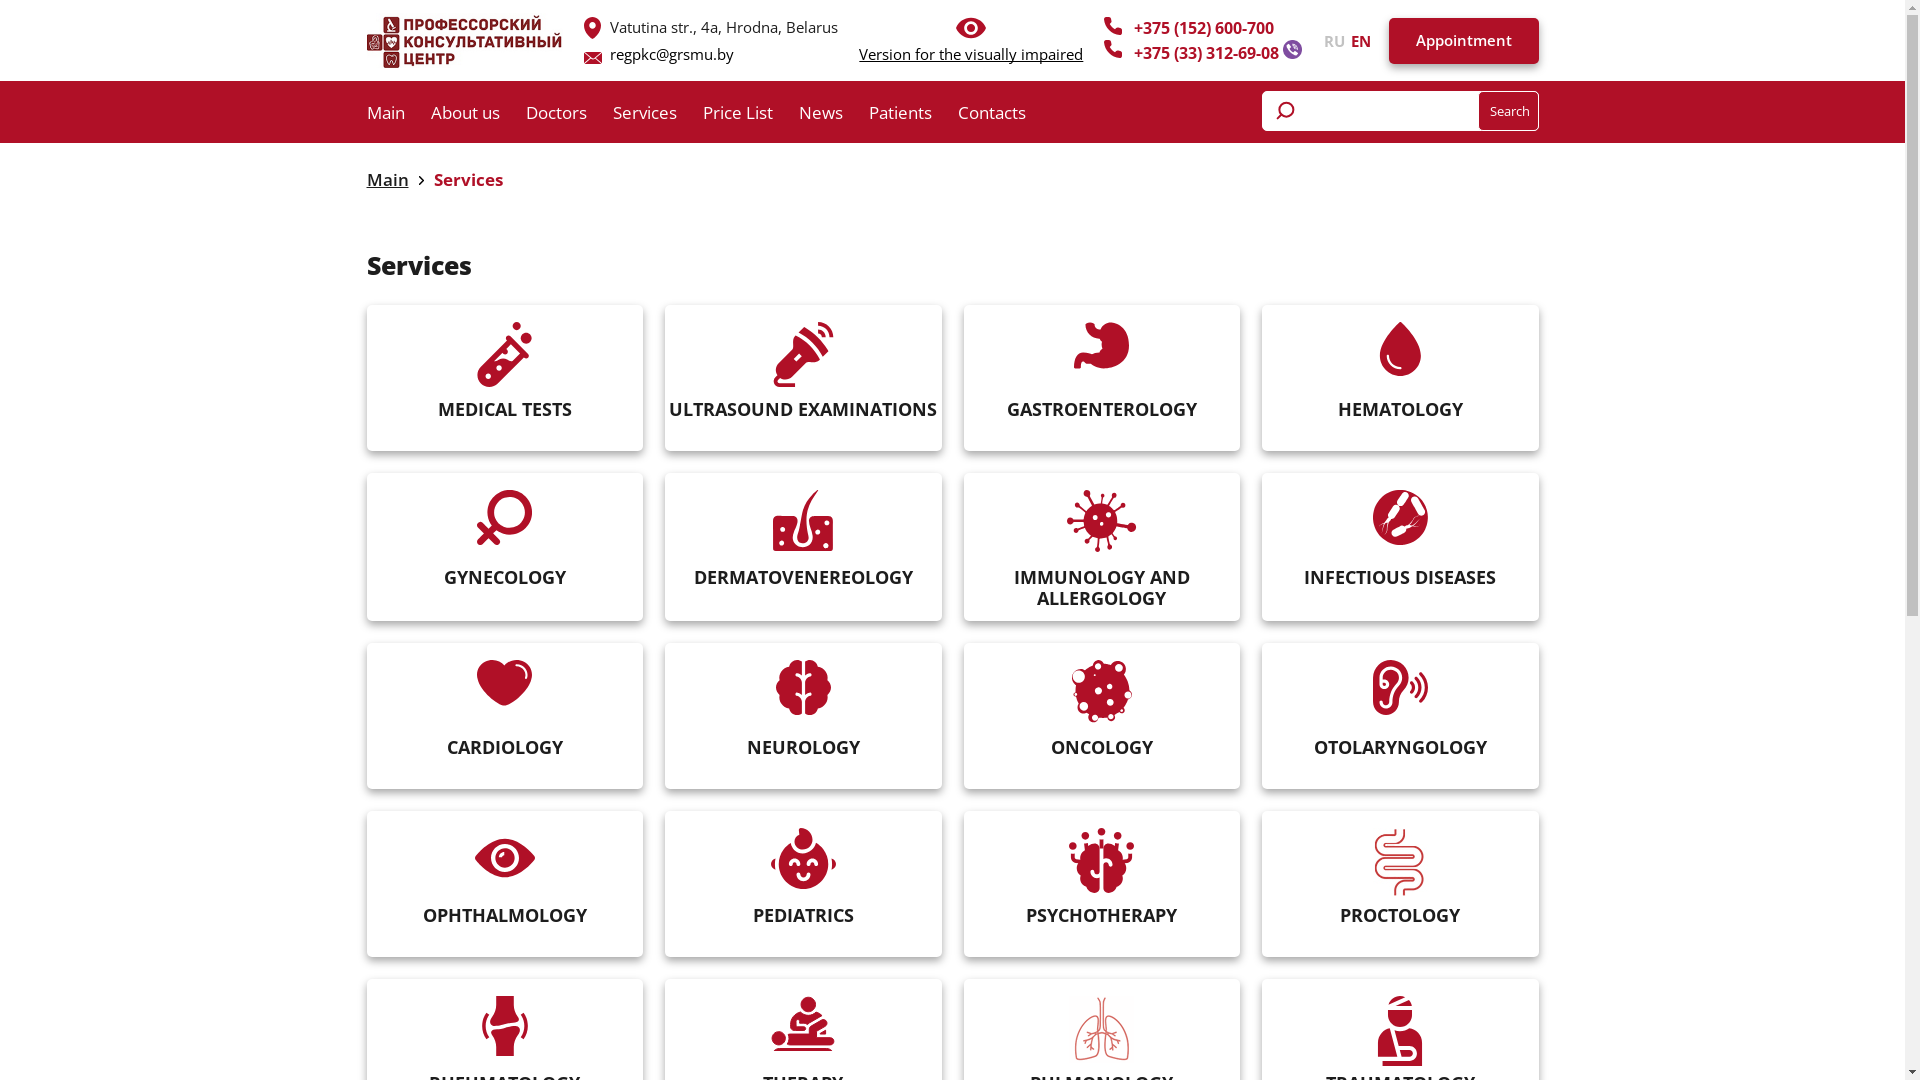 This screenshot has height=1080, width=1920. What do you see at coordinates (1207, 52) in the screenshot?
I see `'+375 (33) 312-69-08'` at bounding box center [1207, 52].